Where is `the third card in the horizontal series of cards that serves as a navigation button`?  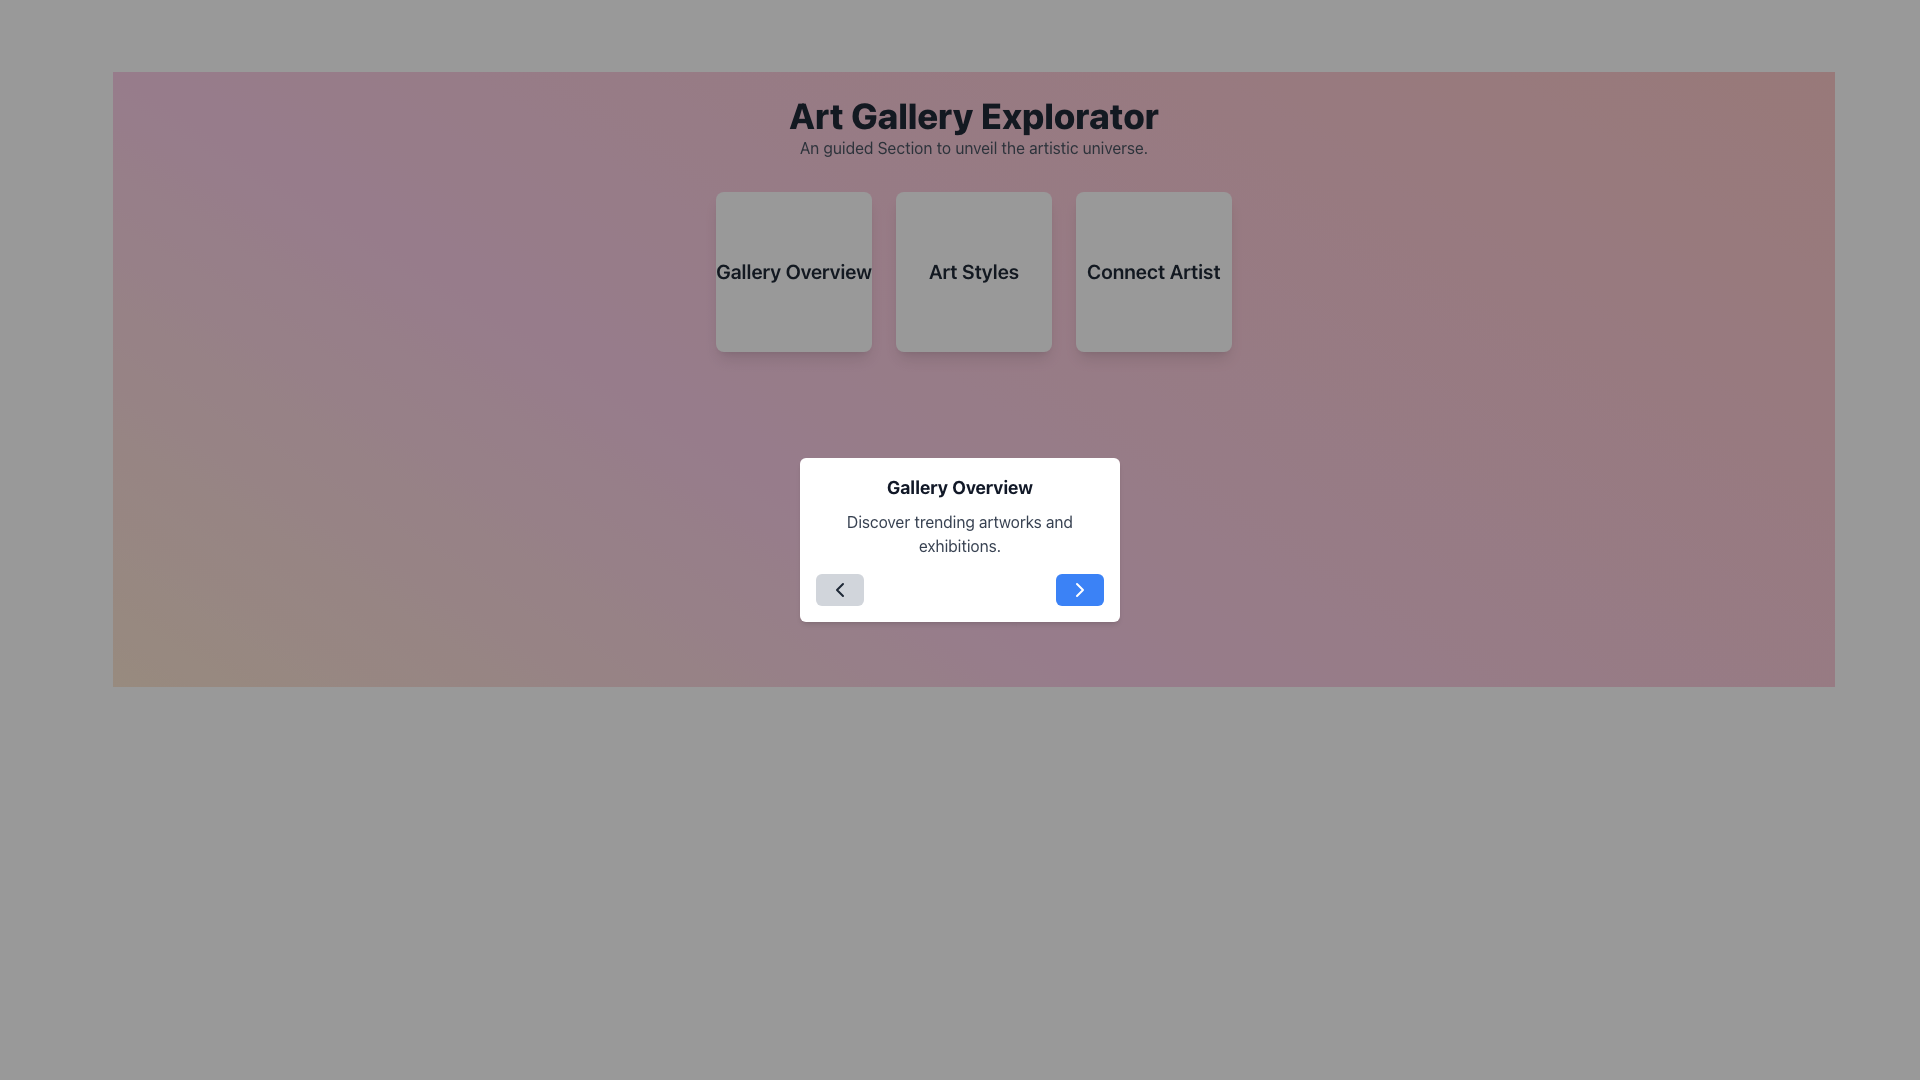
the third card in the horizontal series of cards that serves as a navigation button is located at coordinates (1153, 272).